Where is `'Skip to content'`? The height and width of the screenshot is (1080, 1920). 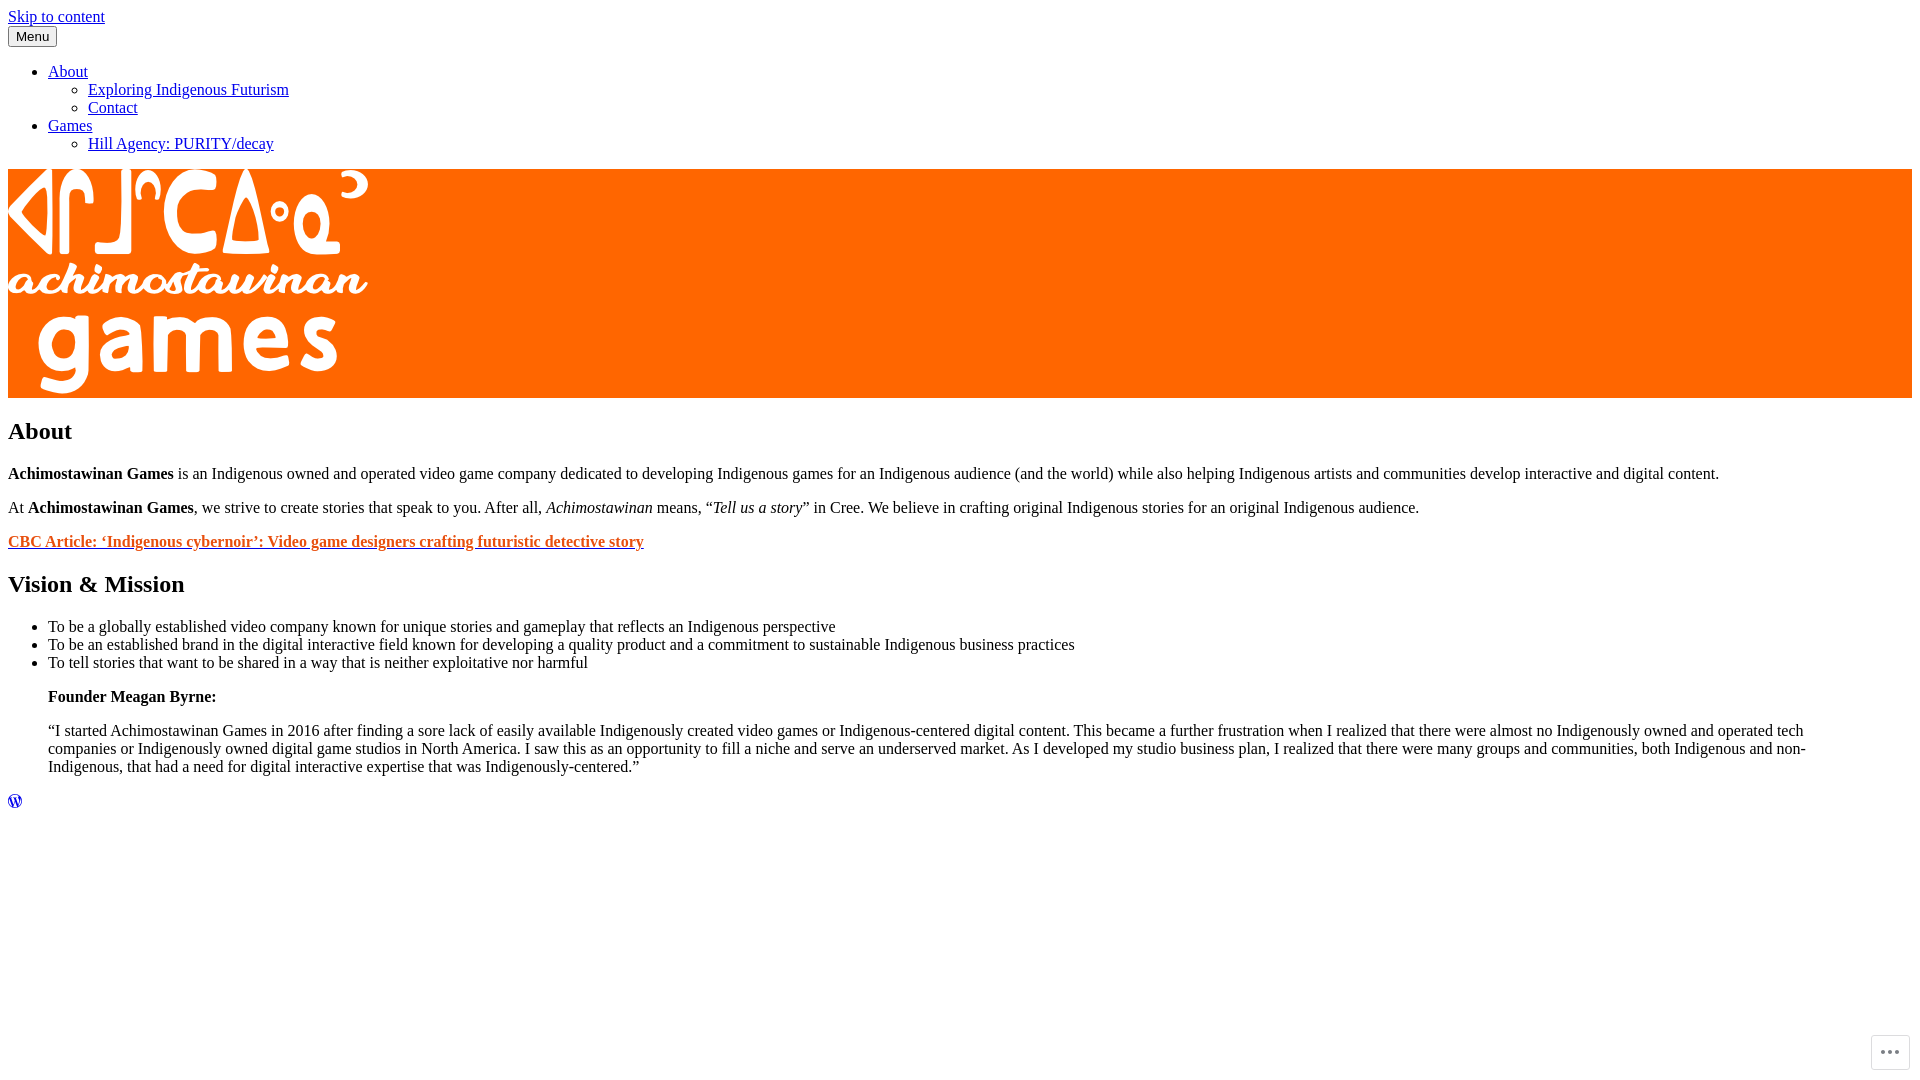
'Skip to content' is located at coordinates (56, 16).